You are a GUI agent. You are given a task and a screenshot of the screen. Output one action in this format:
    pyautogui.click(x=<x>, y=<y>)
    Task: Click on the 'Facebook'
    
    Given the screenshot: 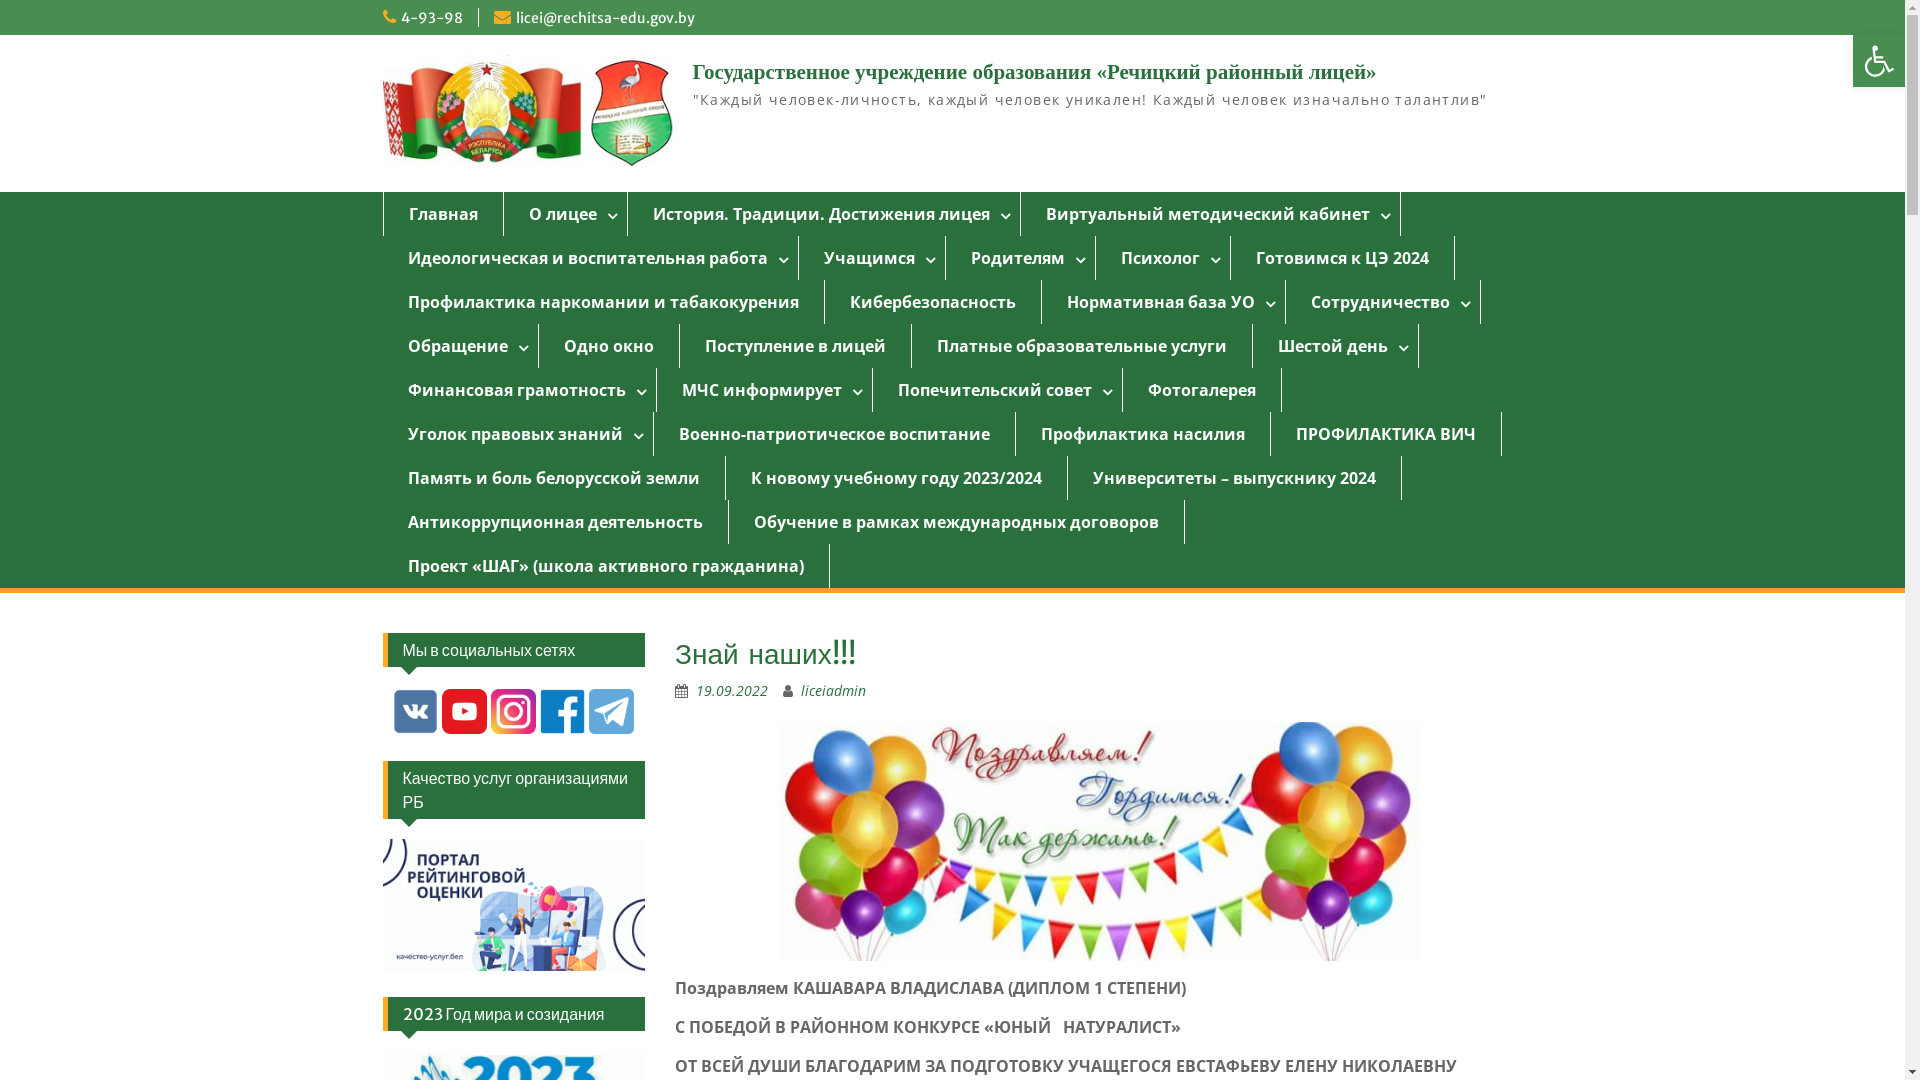 What is the action you would take?
    pyautogui.click(x=561, y=730)
    